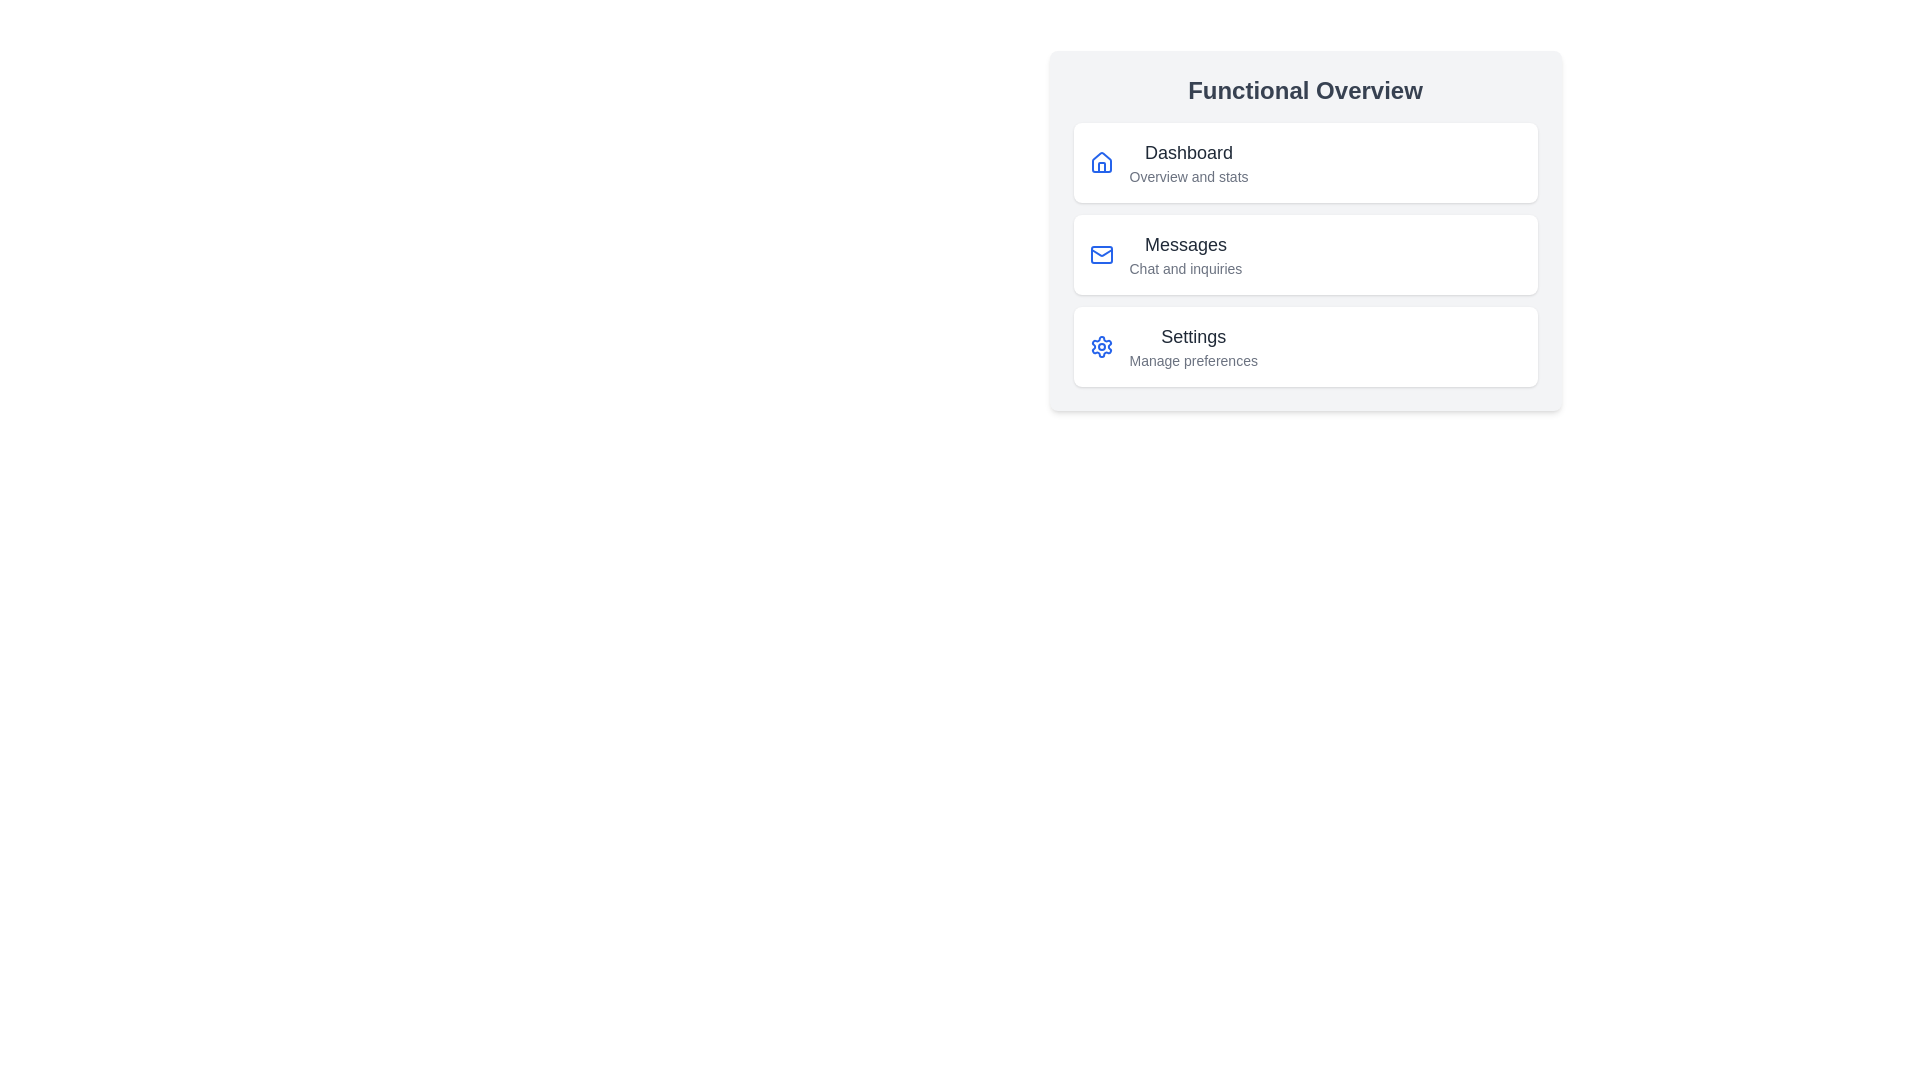 The height and width of the screenshot is (1080, 1920). What do you see at coordinates (1185, 268) in the screenshot?
I see `the text label 'Chat and inquiries' located below the 'Messages' title in the 'Functional Overview' menu card` at bounding box center [1185, 268].